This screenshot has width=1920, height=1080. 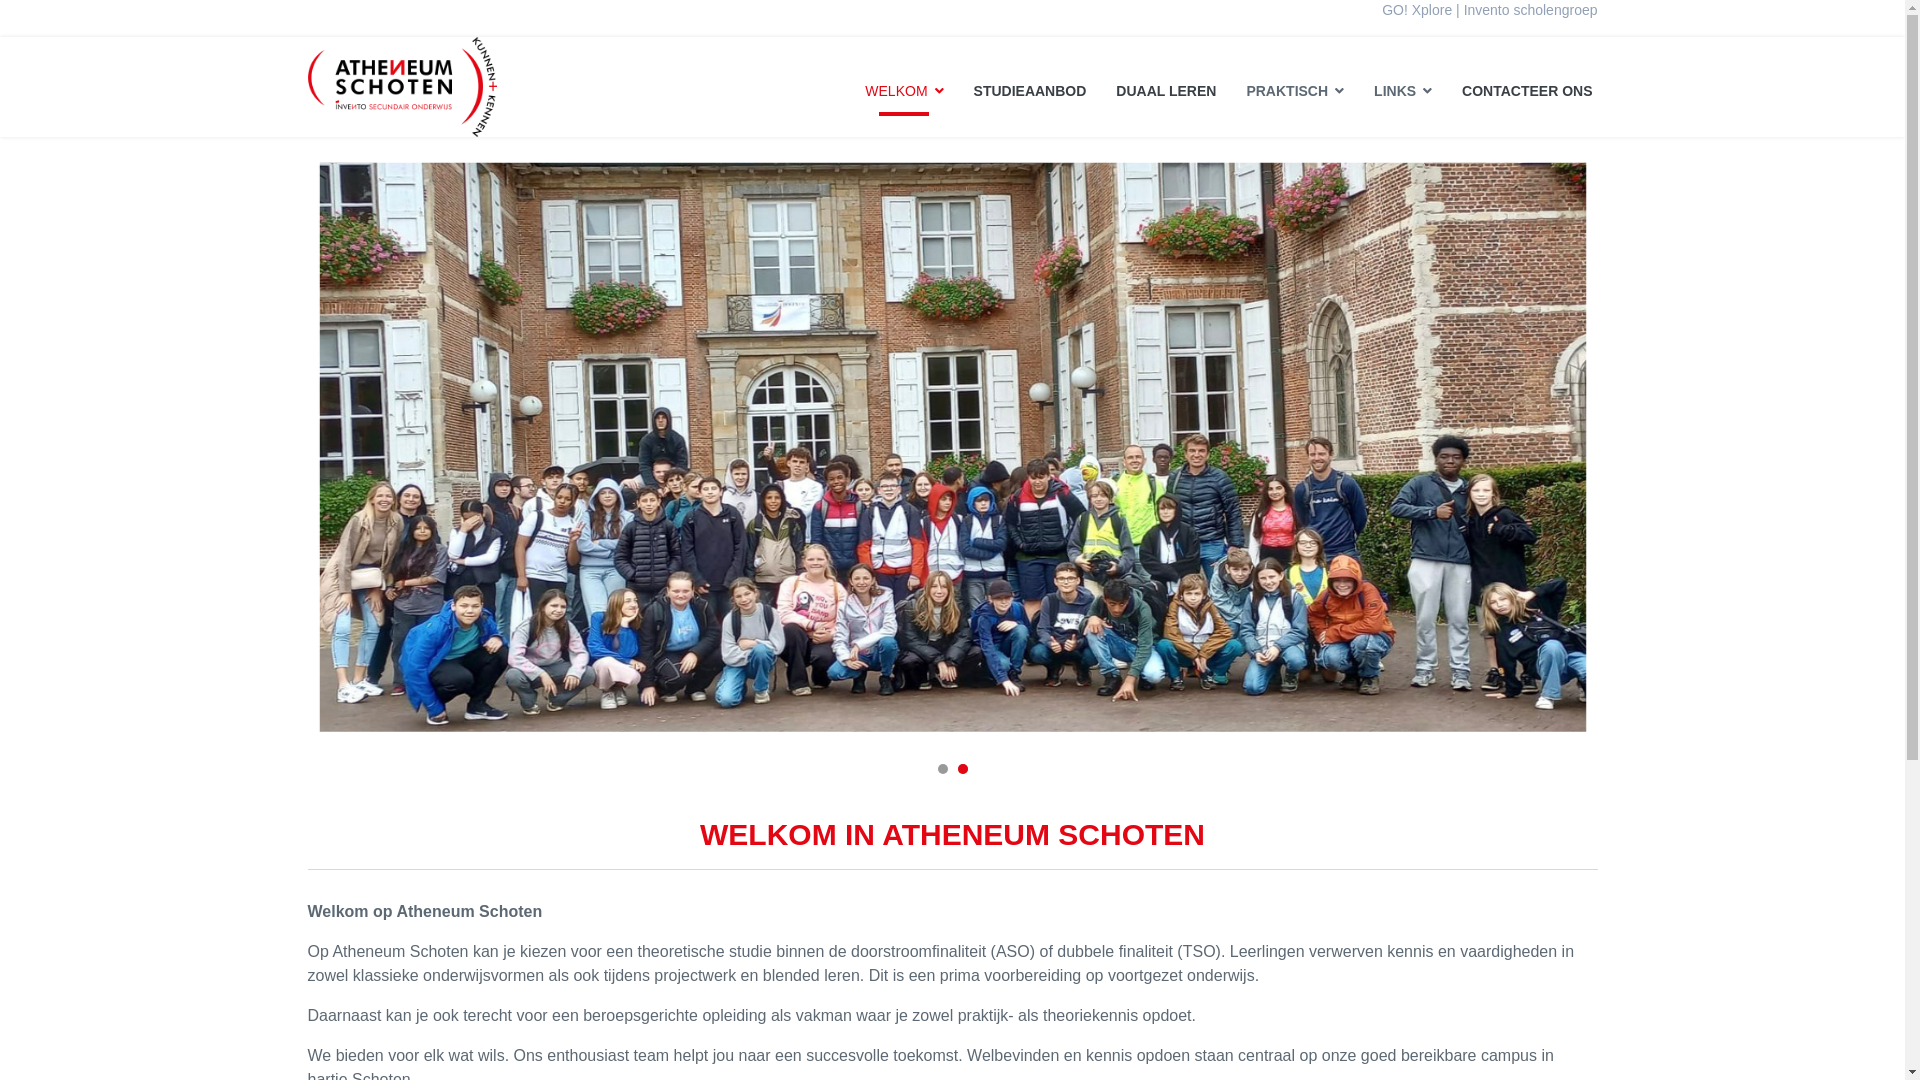 What do you see at coordinates (1415, 10) in the screenshot?
I see `'GO! Xplore'` at bounding box center [1415, 10].